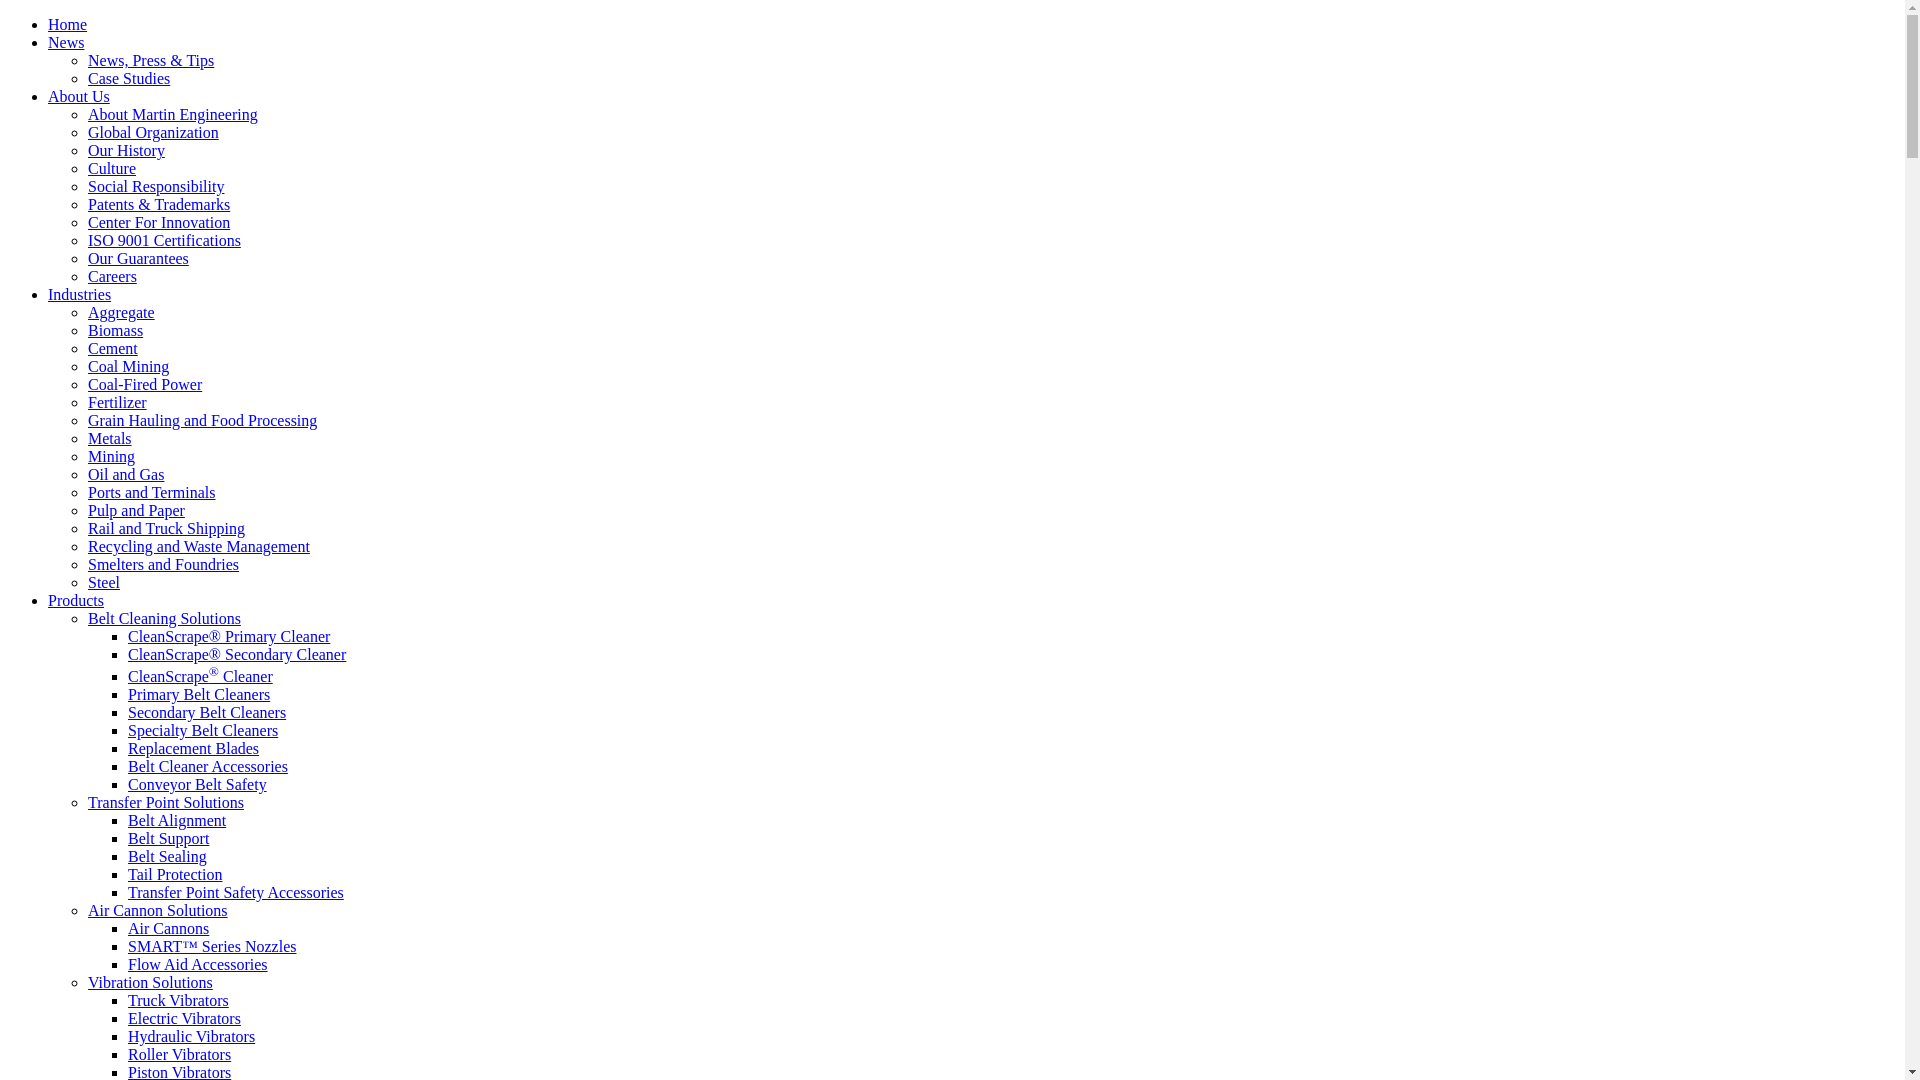  What do you see at coordinates (109, 437) in the screenshot?
I see `'Metals'` at bounding box center [109, 437].